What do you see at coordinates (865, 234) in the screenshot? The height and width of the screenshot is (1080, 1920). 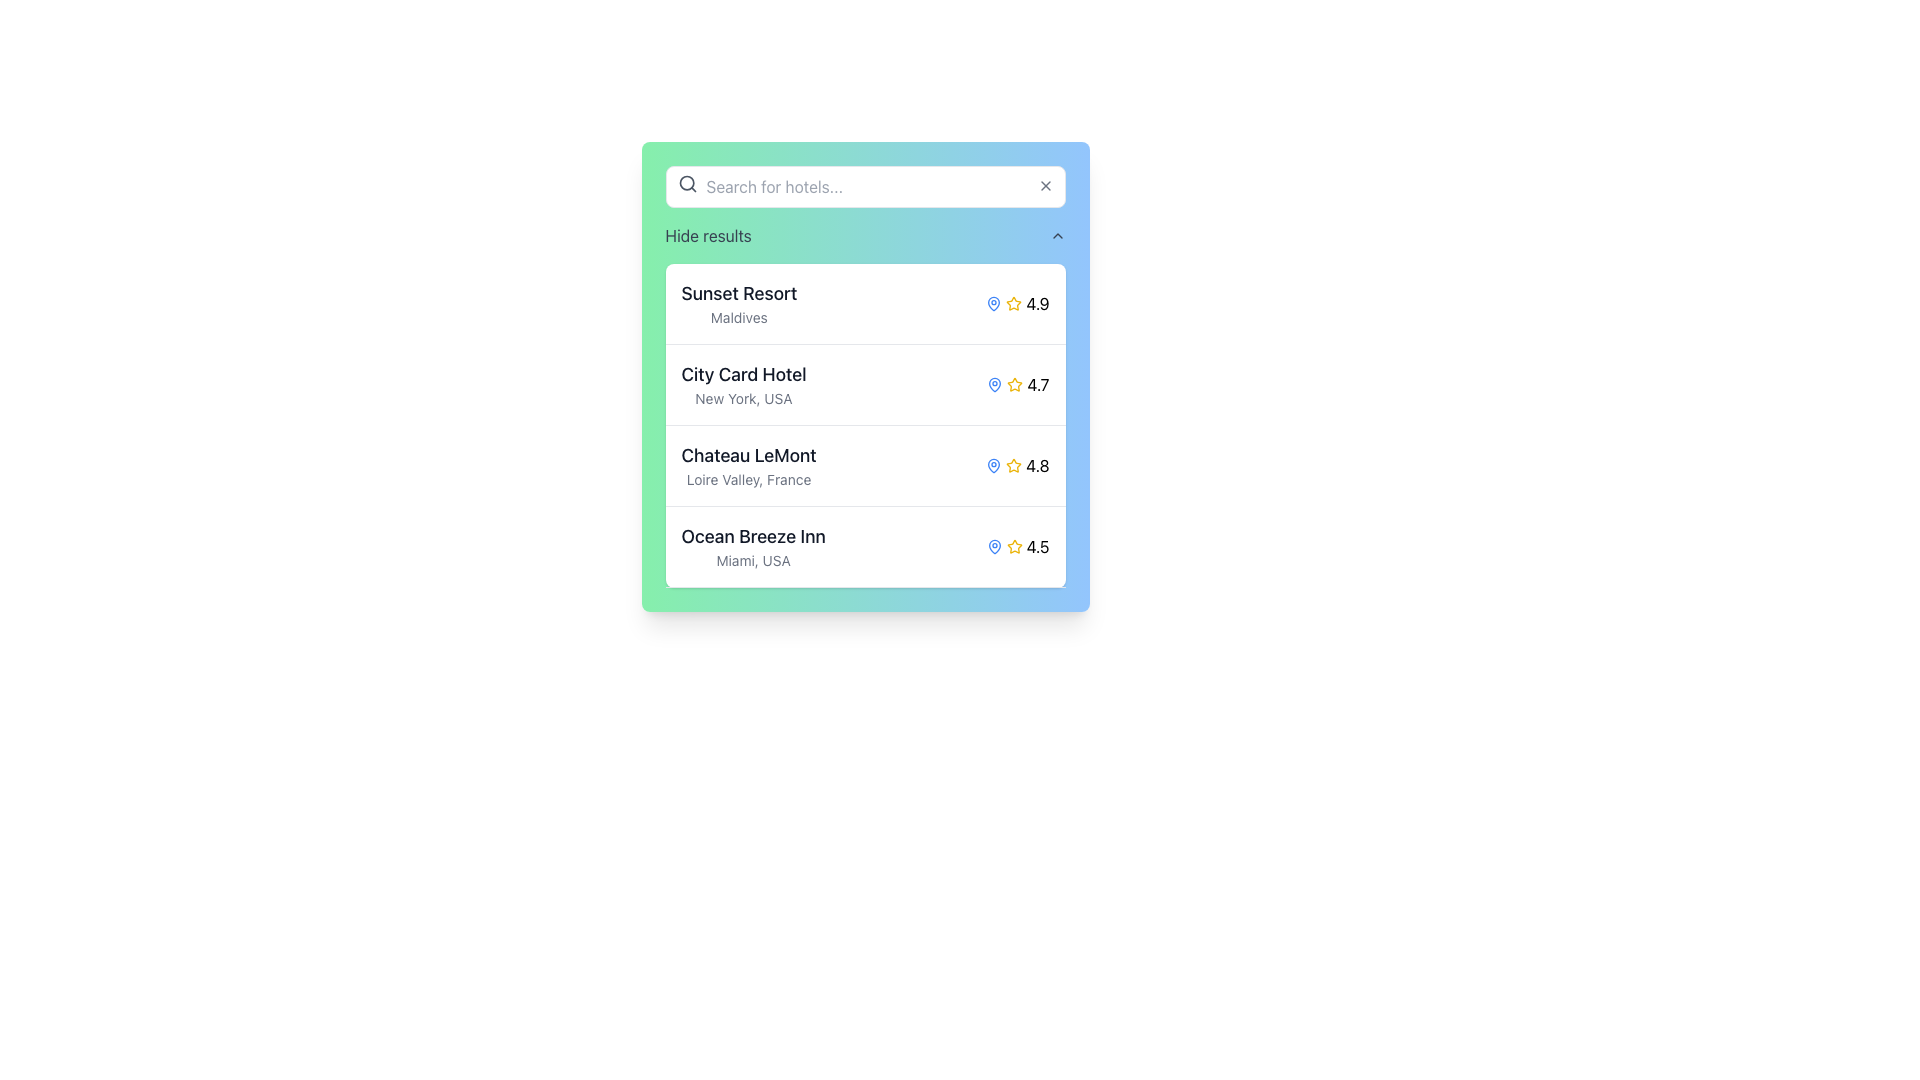 I see `the 'Hide results' button` at bounding box center [865, 234].